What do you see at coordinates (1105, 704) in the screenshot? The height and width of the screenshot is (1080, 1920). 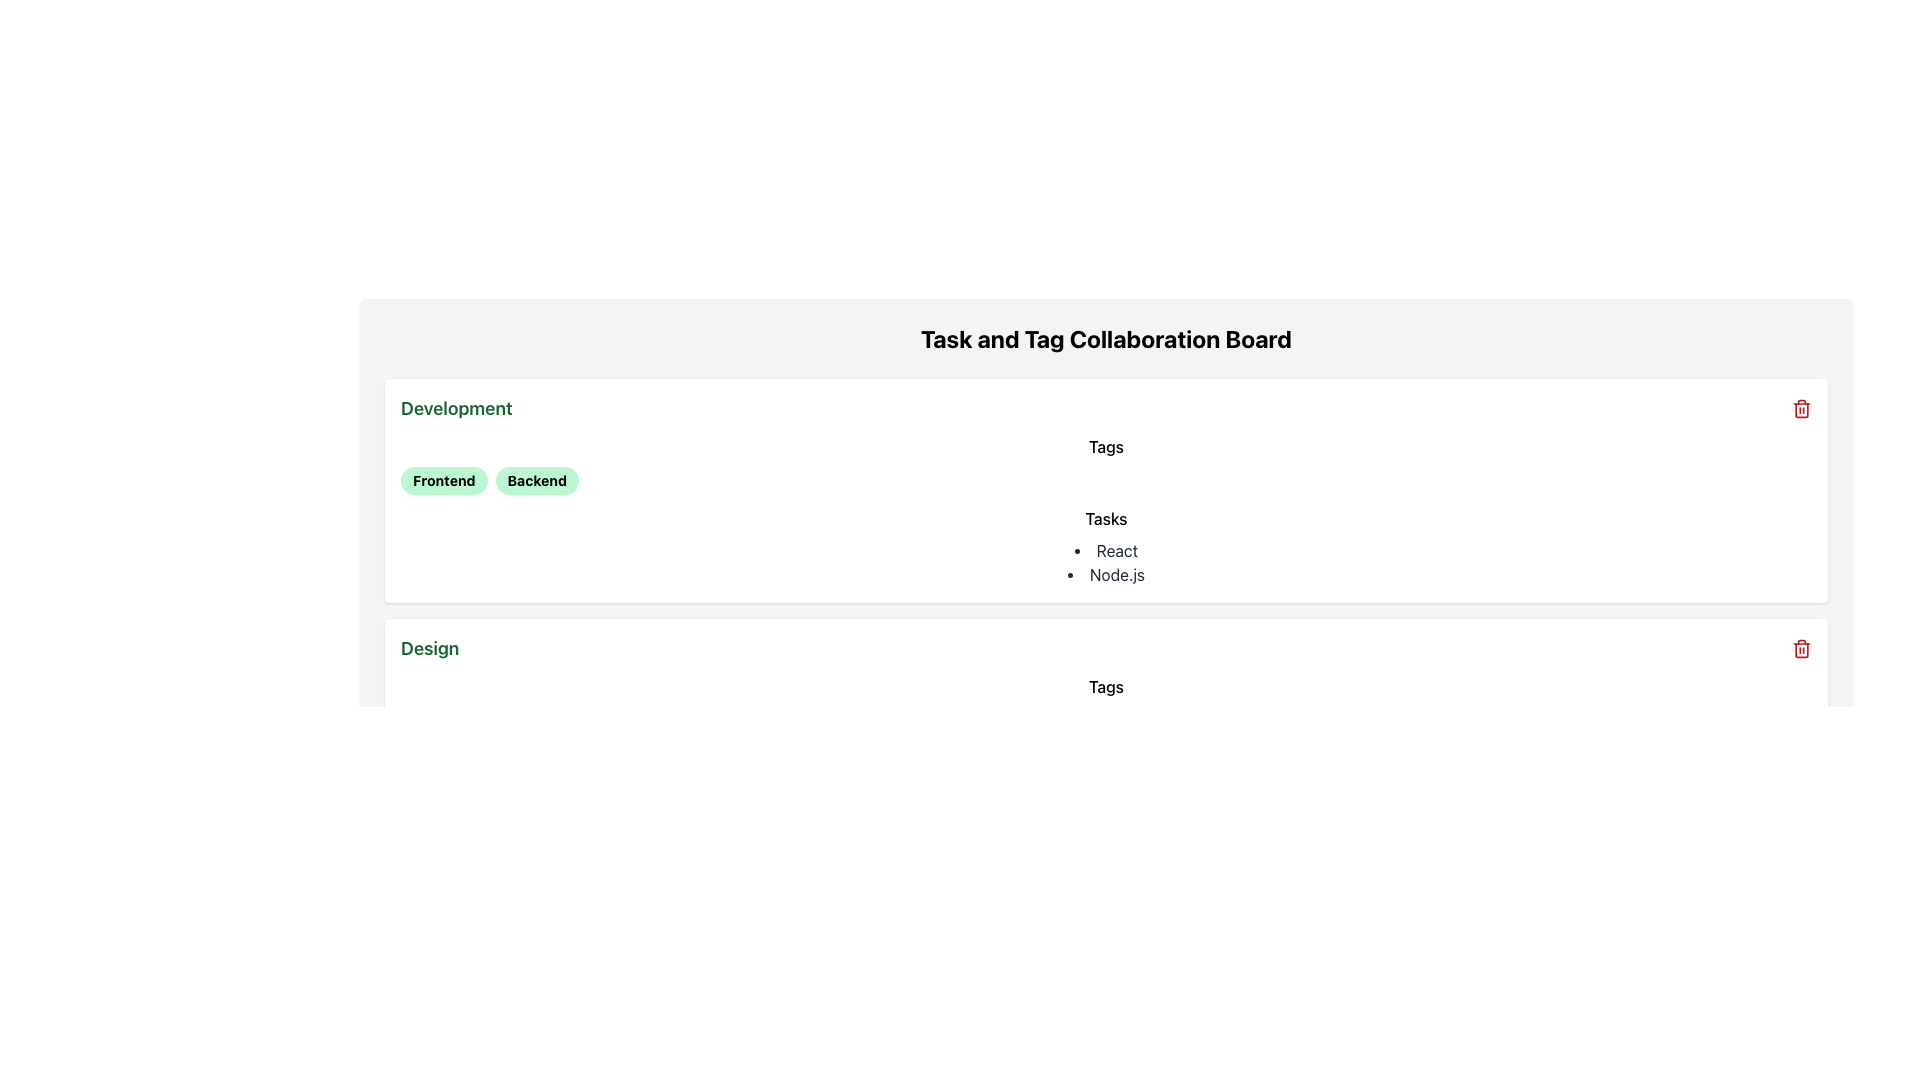 I see `the 'Tags' text label, which is a medium-weight sans-serif font on a white background, located under the 'Tags' heading in the 'Design' section` at bounding box center [1105, 704].